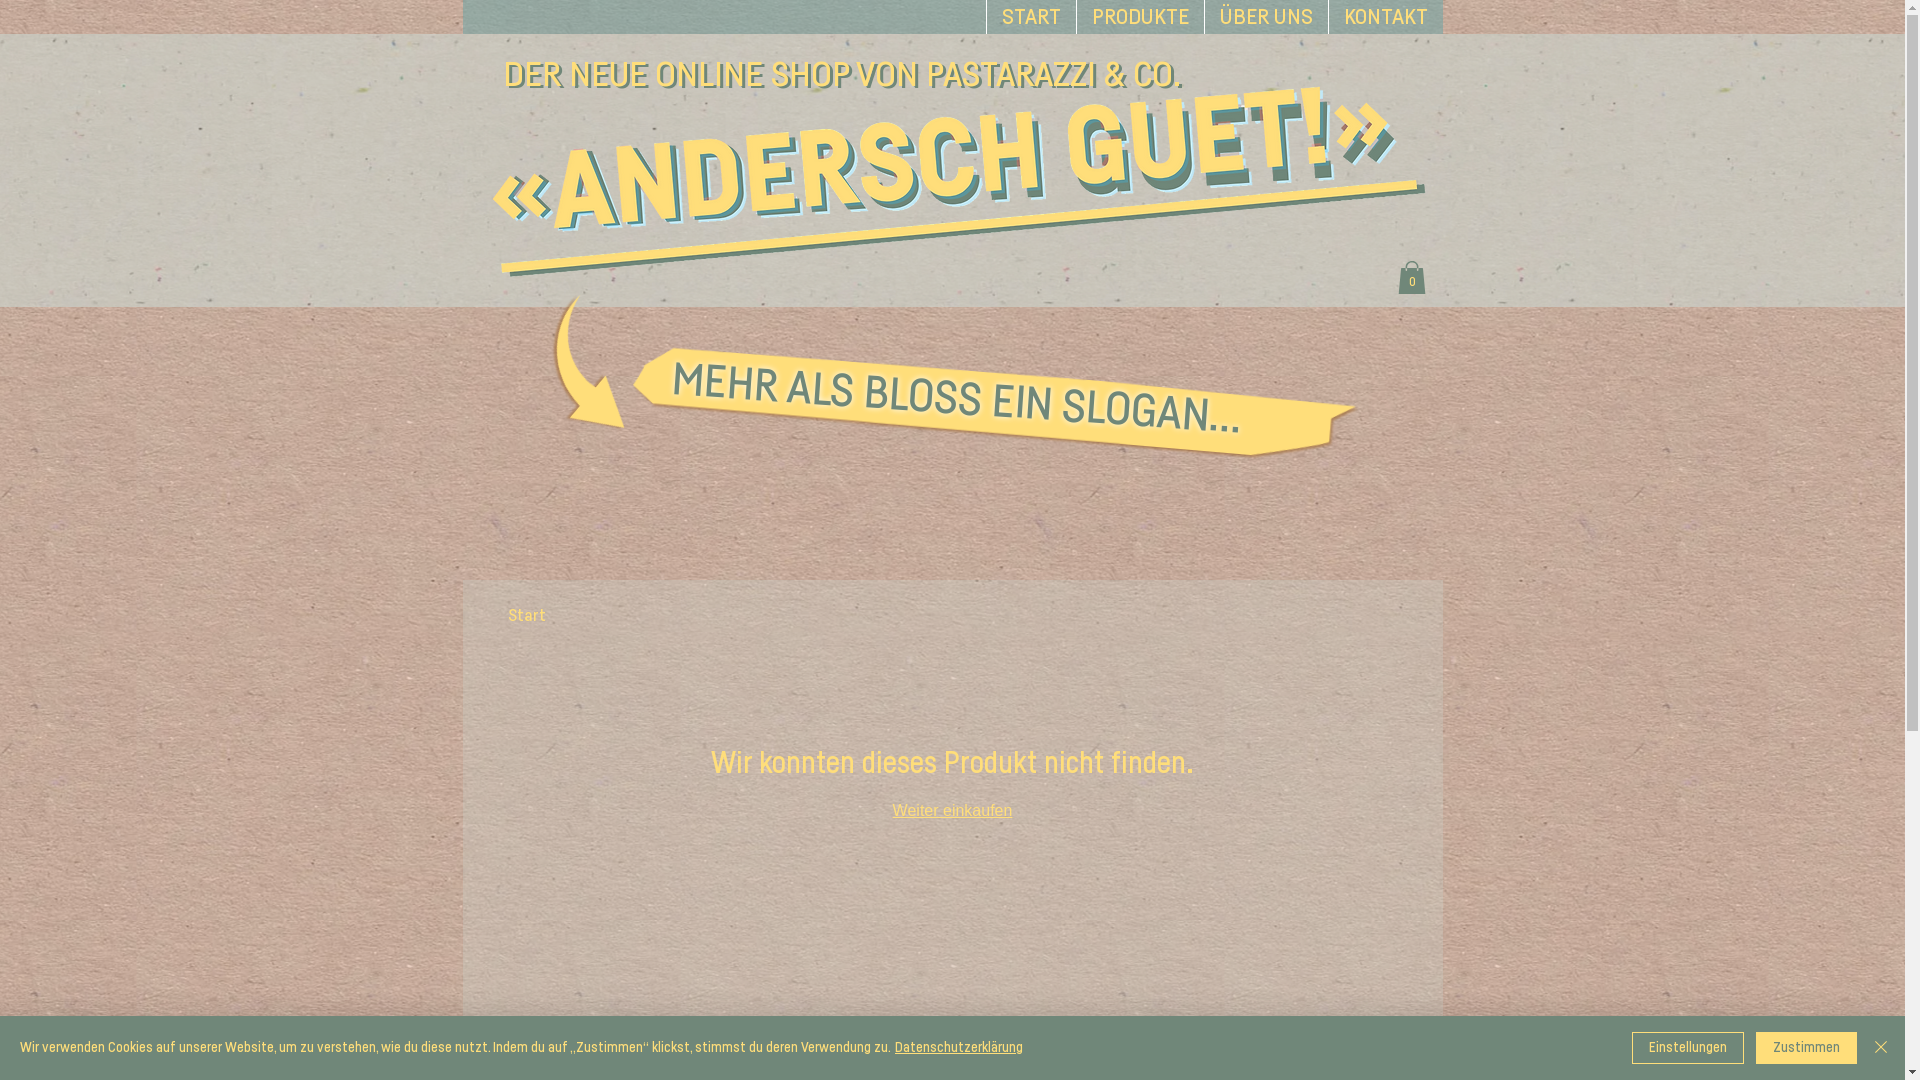  Describe the element at coordinates (527, 614) in the screenshot. I see `'Start'` at that location.